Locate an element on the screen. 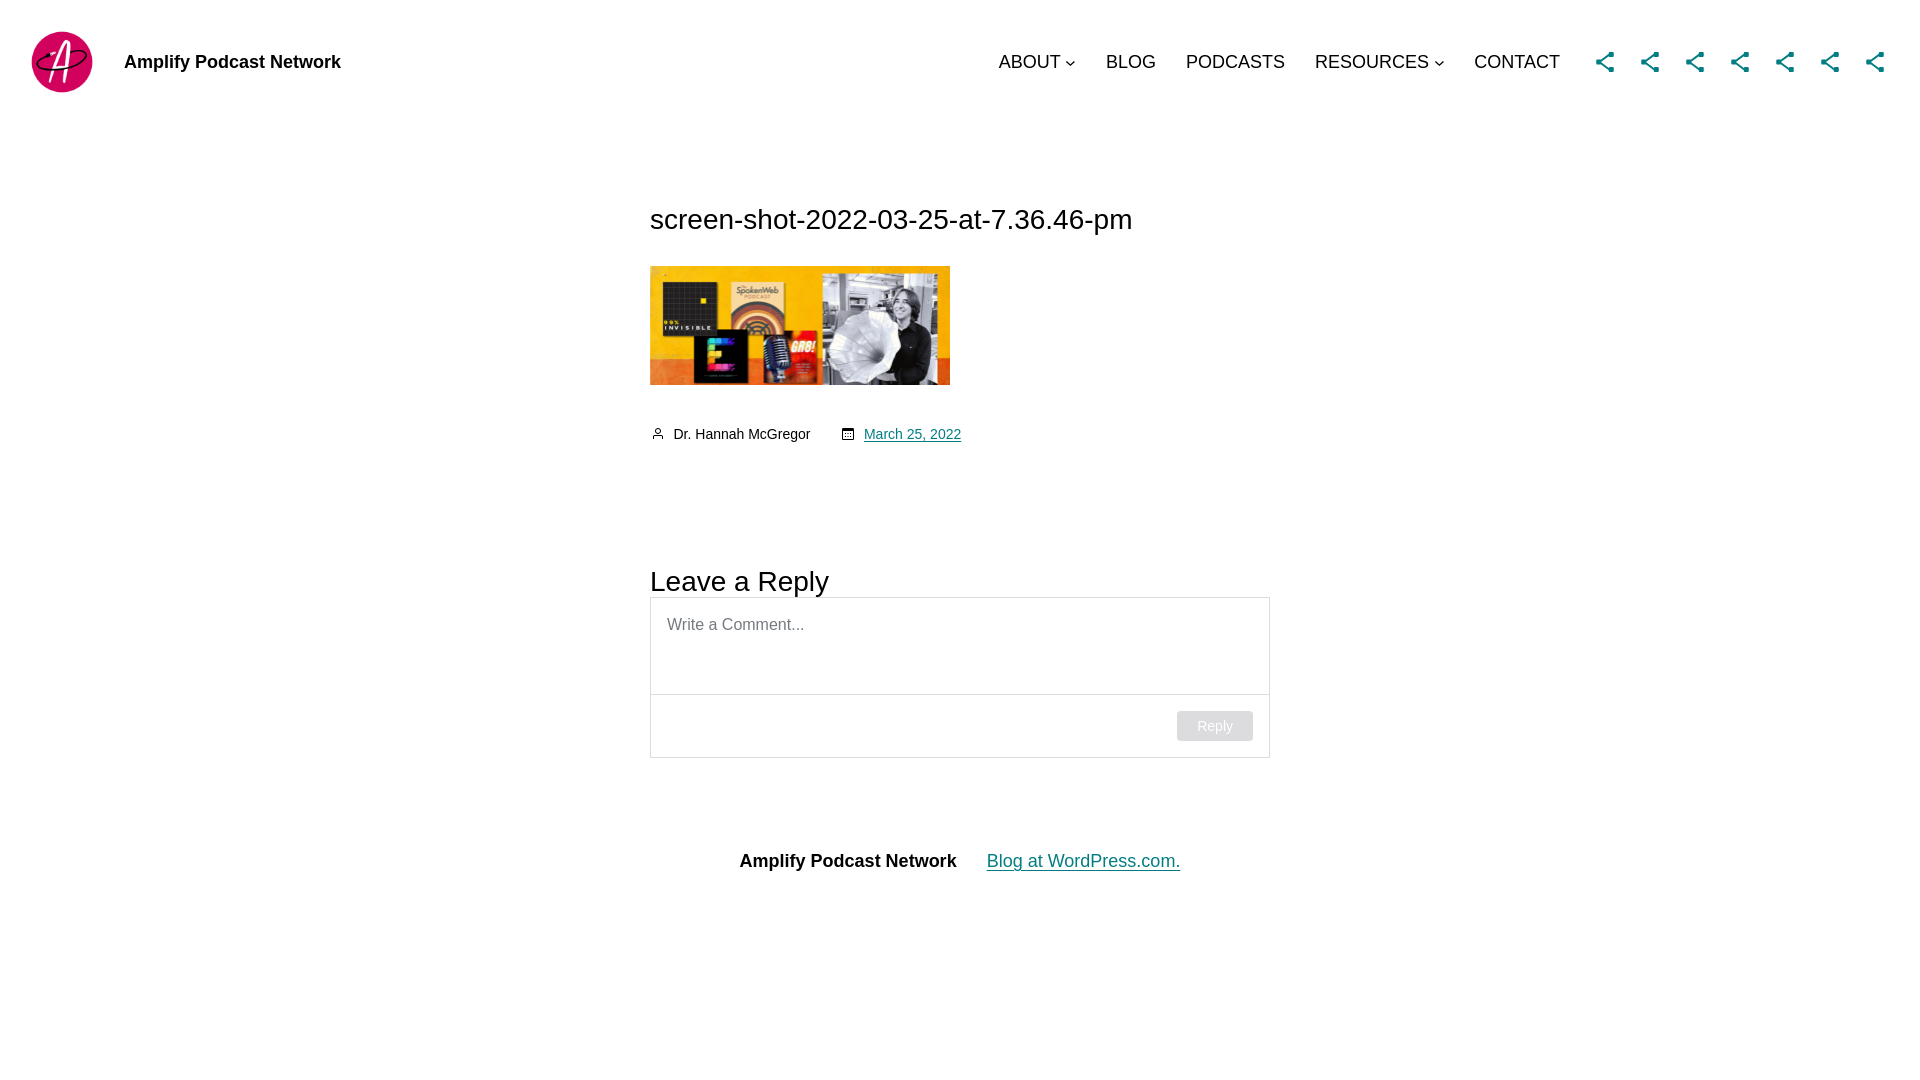 The width and height of the screenshot is (1920, 1080). 'Blog at WordPress.com.' is located at coordinates (1083, 859).